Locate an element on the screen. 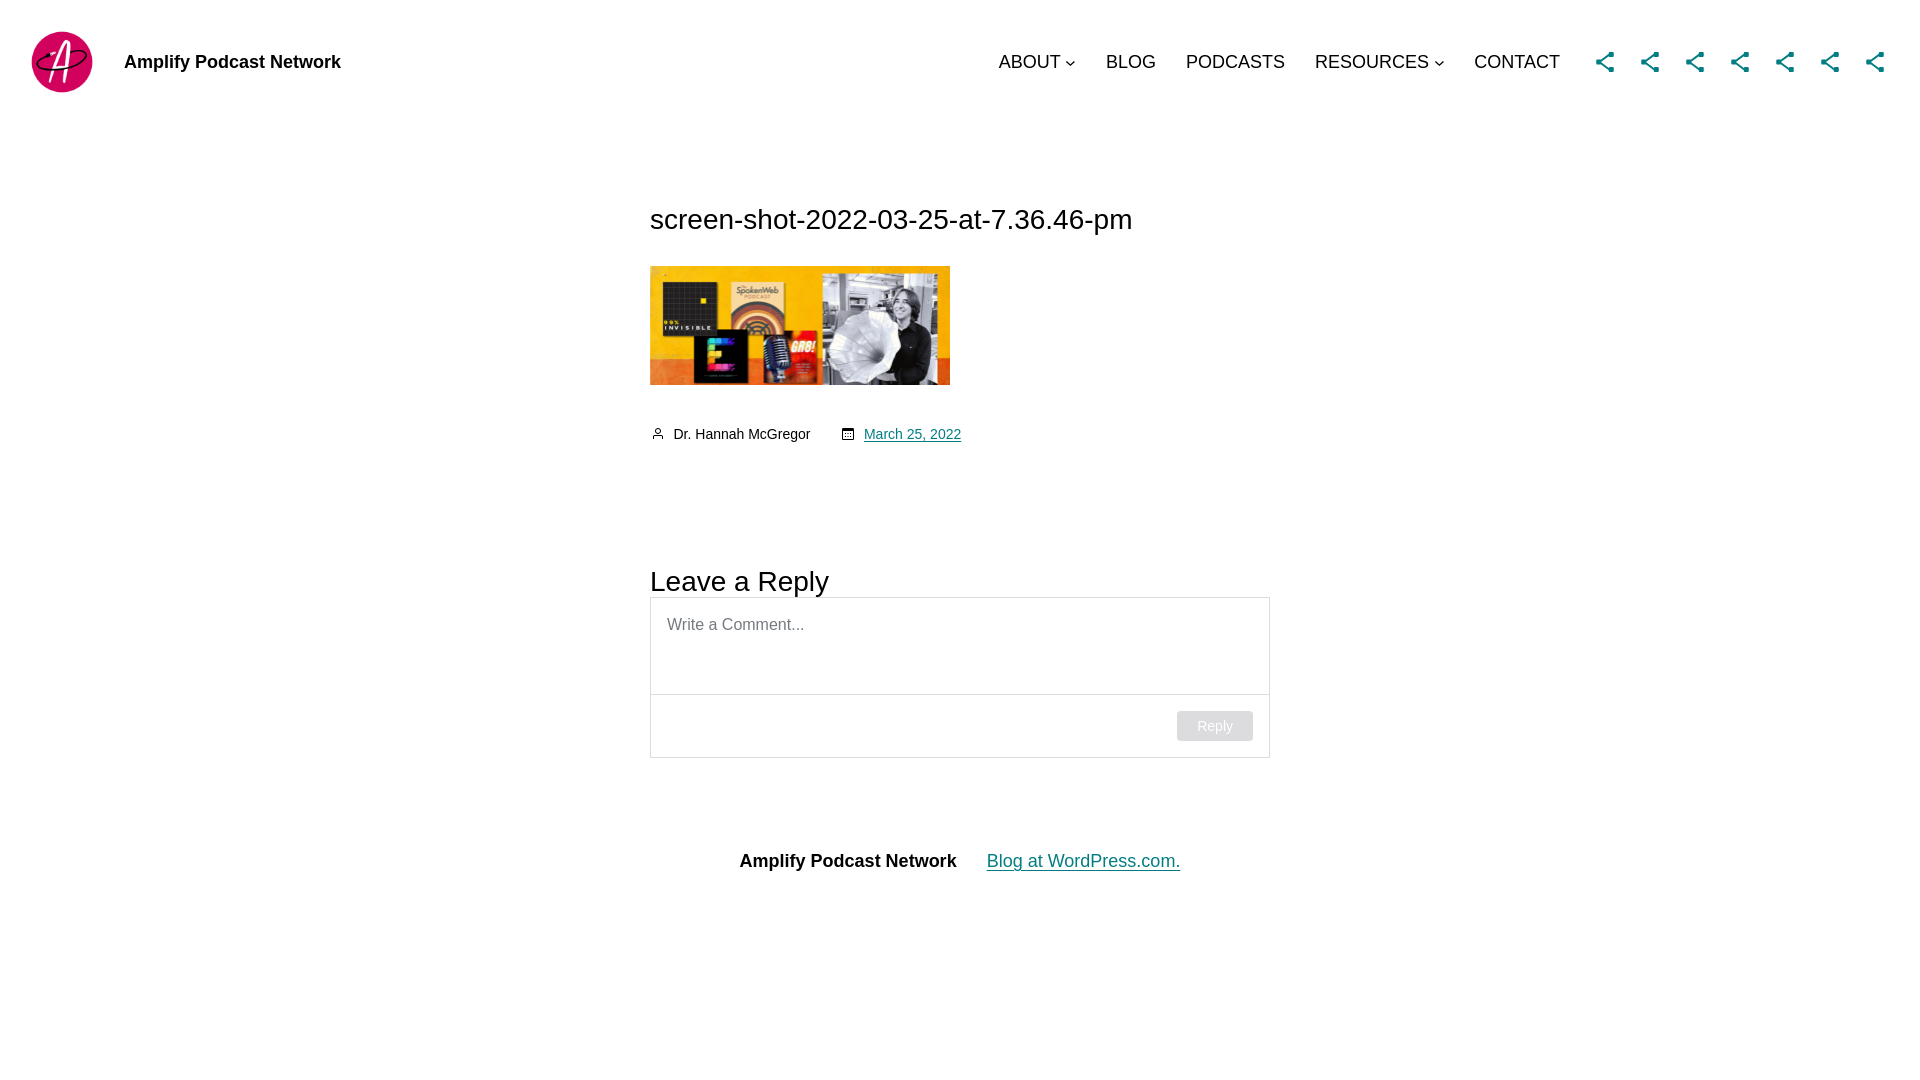 The width and height of the screenshot is (1920, 1080). 'Blog at WordPress.com.' is located at coordinates (1083, 859).